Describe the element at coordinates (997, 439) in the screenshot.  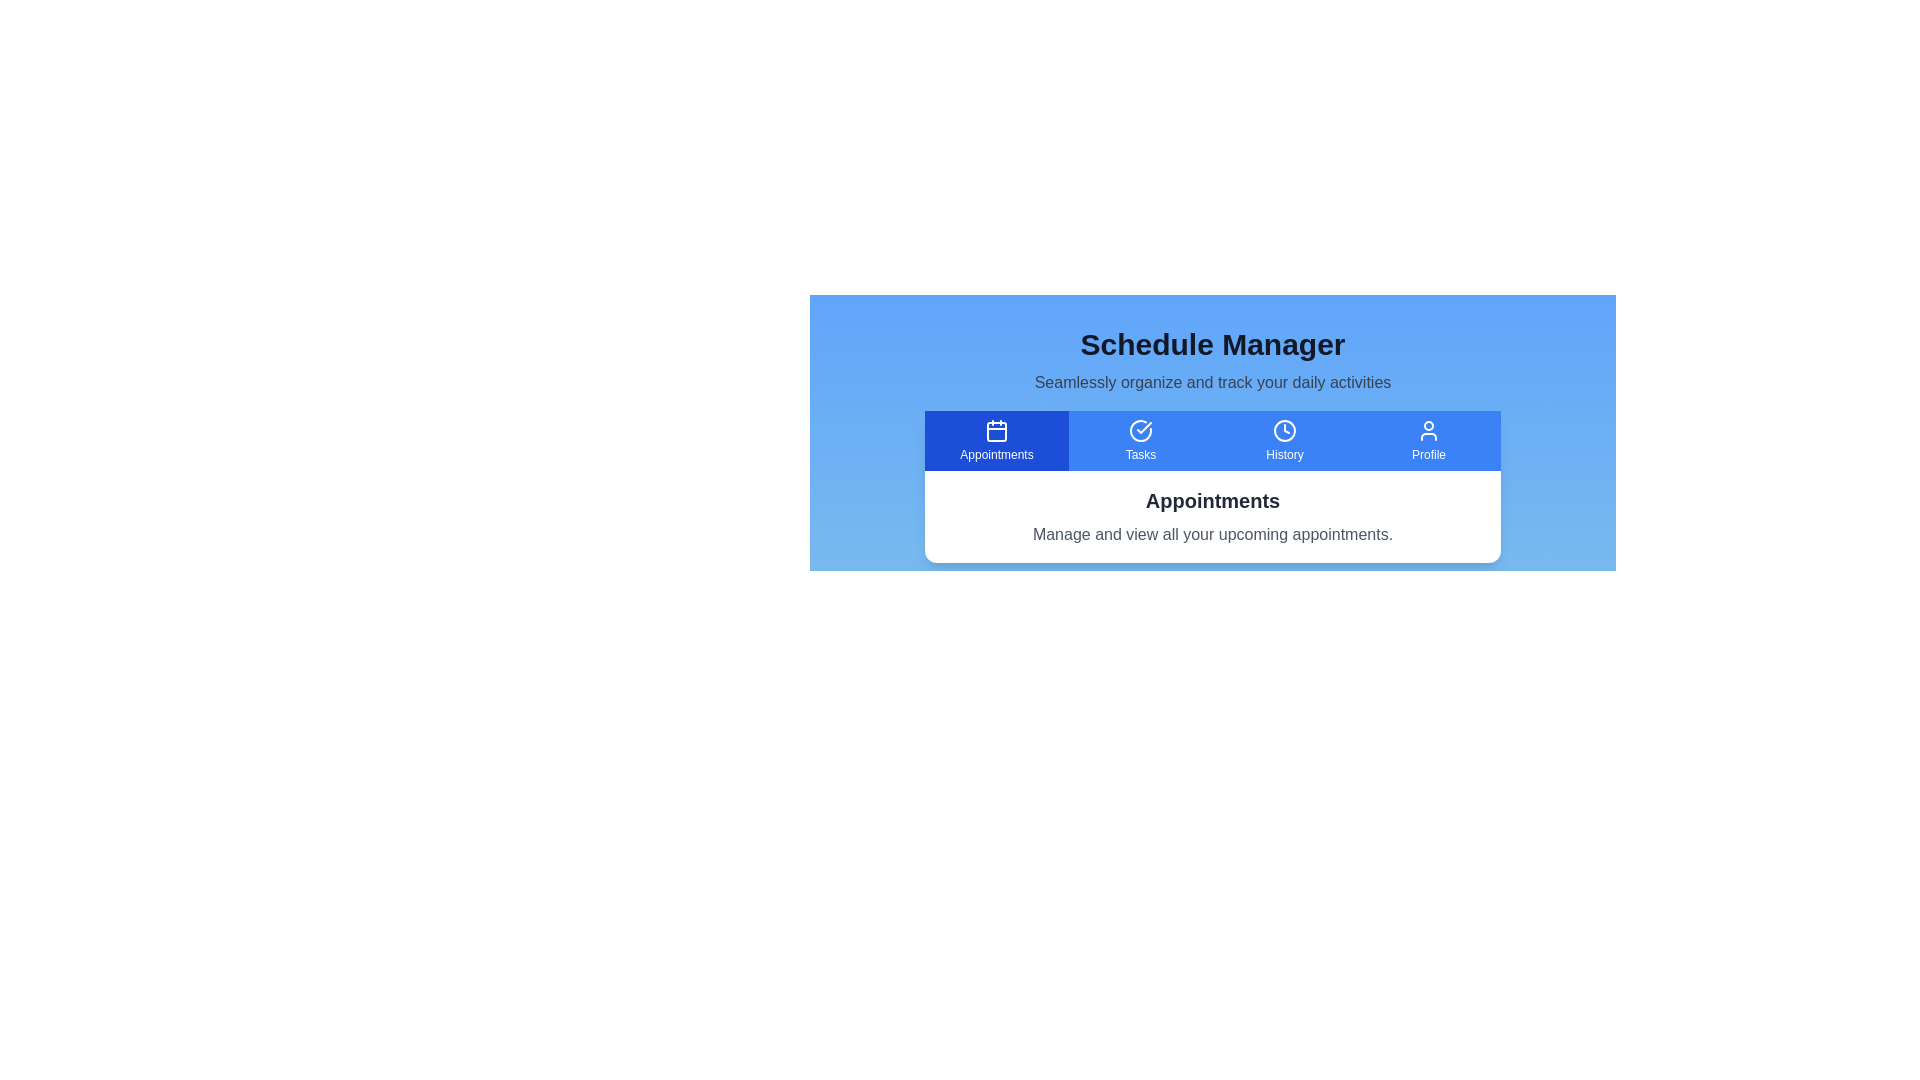
I see `the blue button labeled 'Appointments' with a calendar icon to observe the hover effect` at that location.